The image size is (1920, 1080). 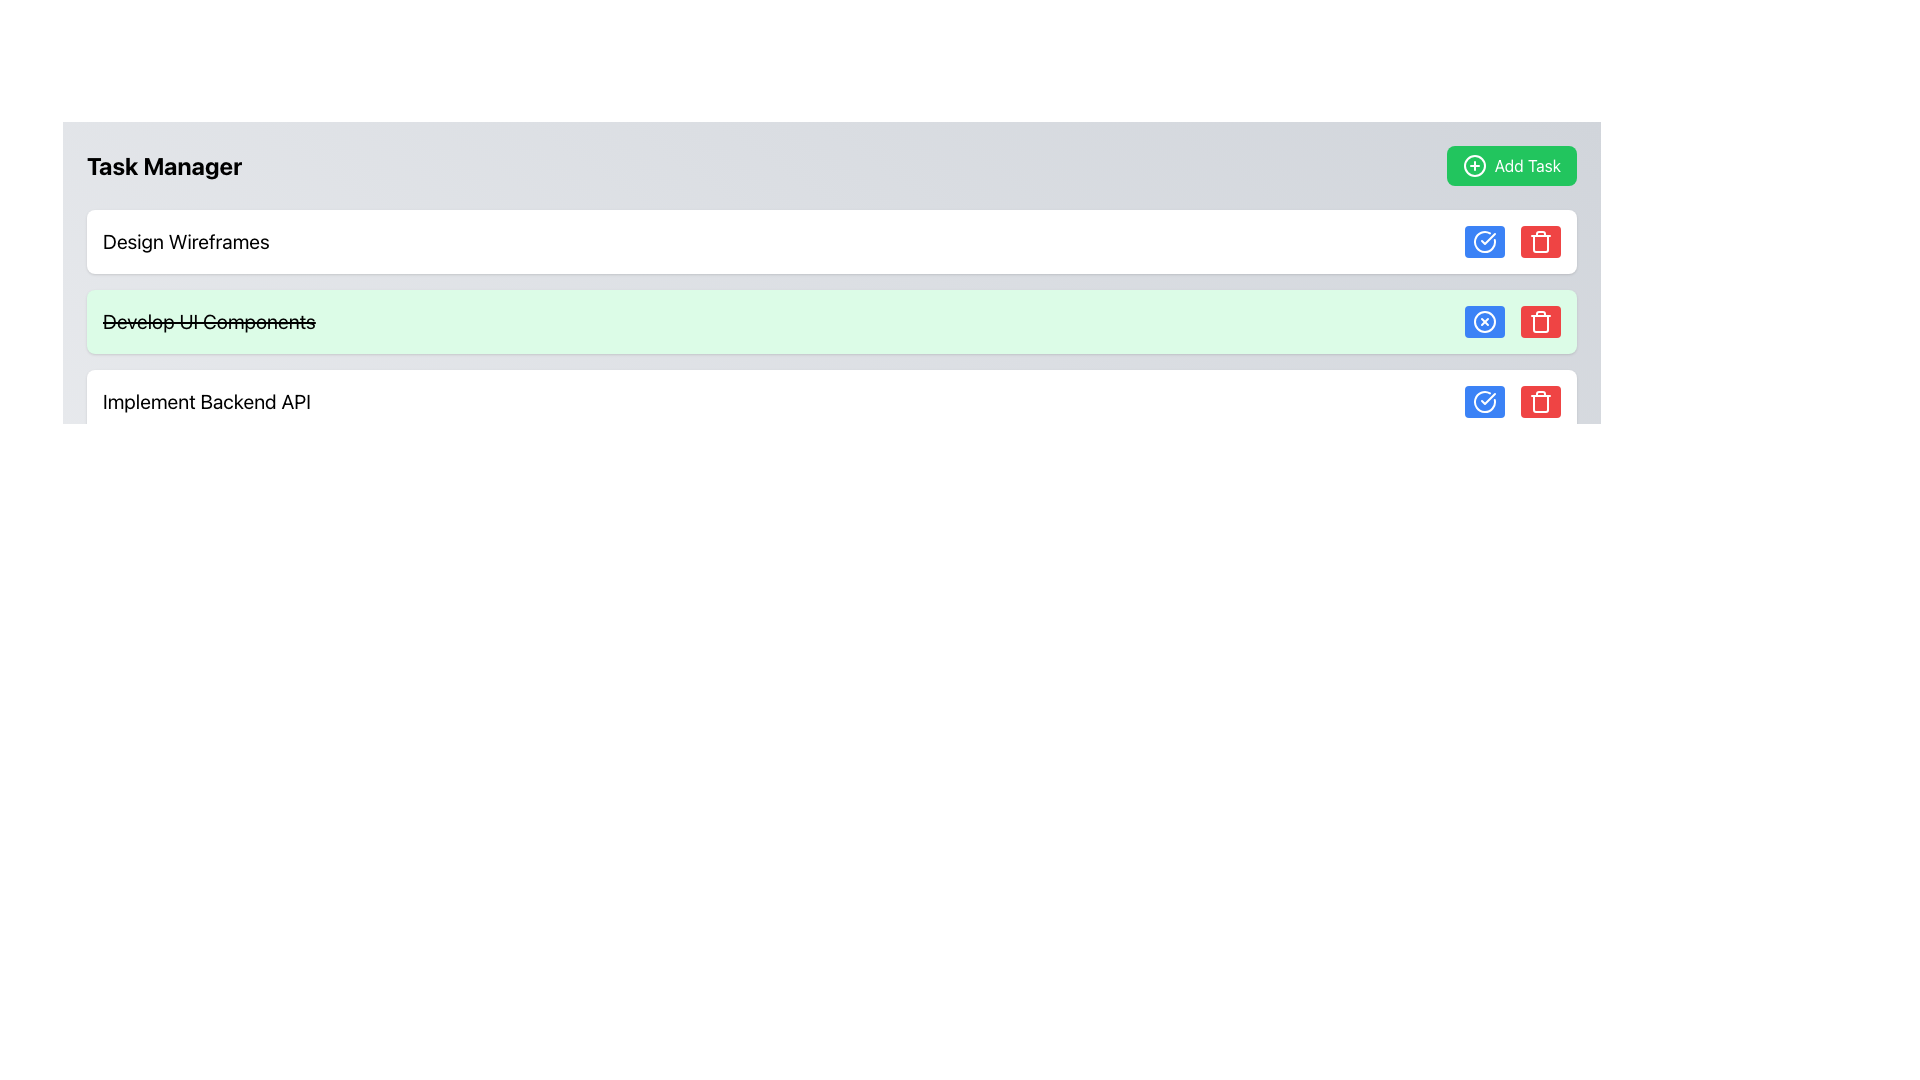 I want to click on text label for the 'Add Task' button located in the top-right corner of the layout header within the green button group, so click(x=1526, y=164).